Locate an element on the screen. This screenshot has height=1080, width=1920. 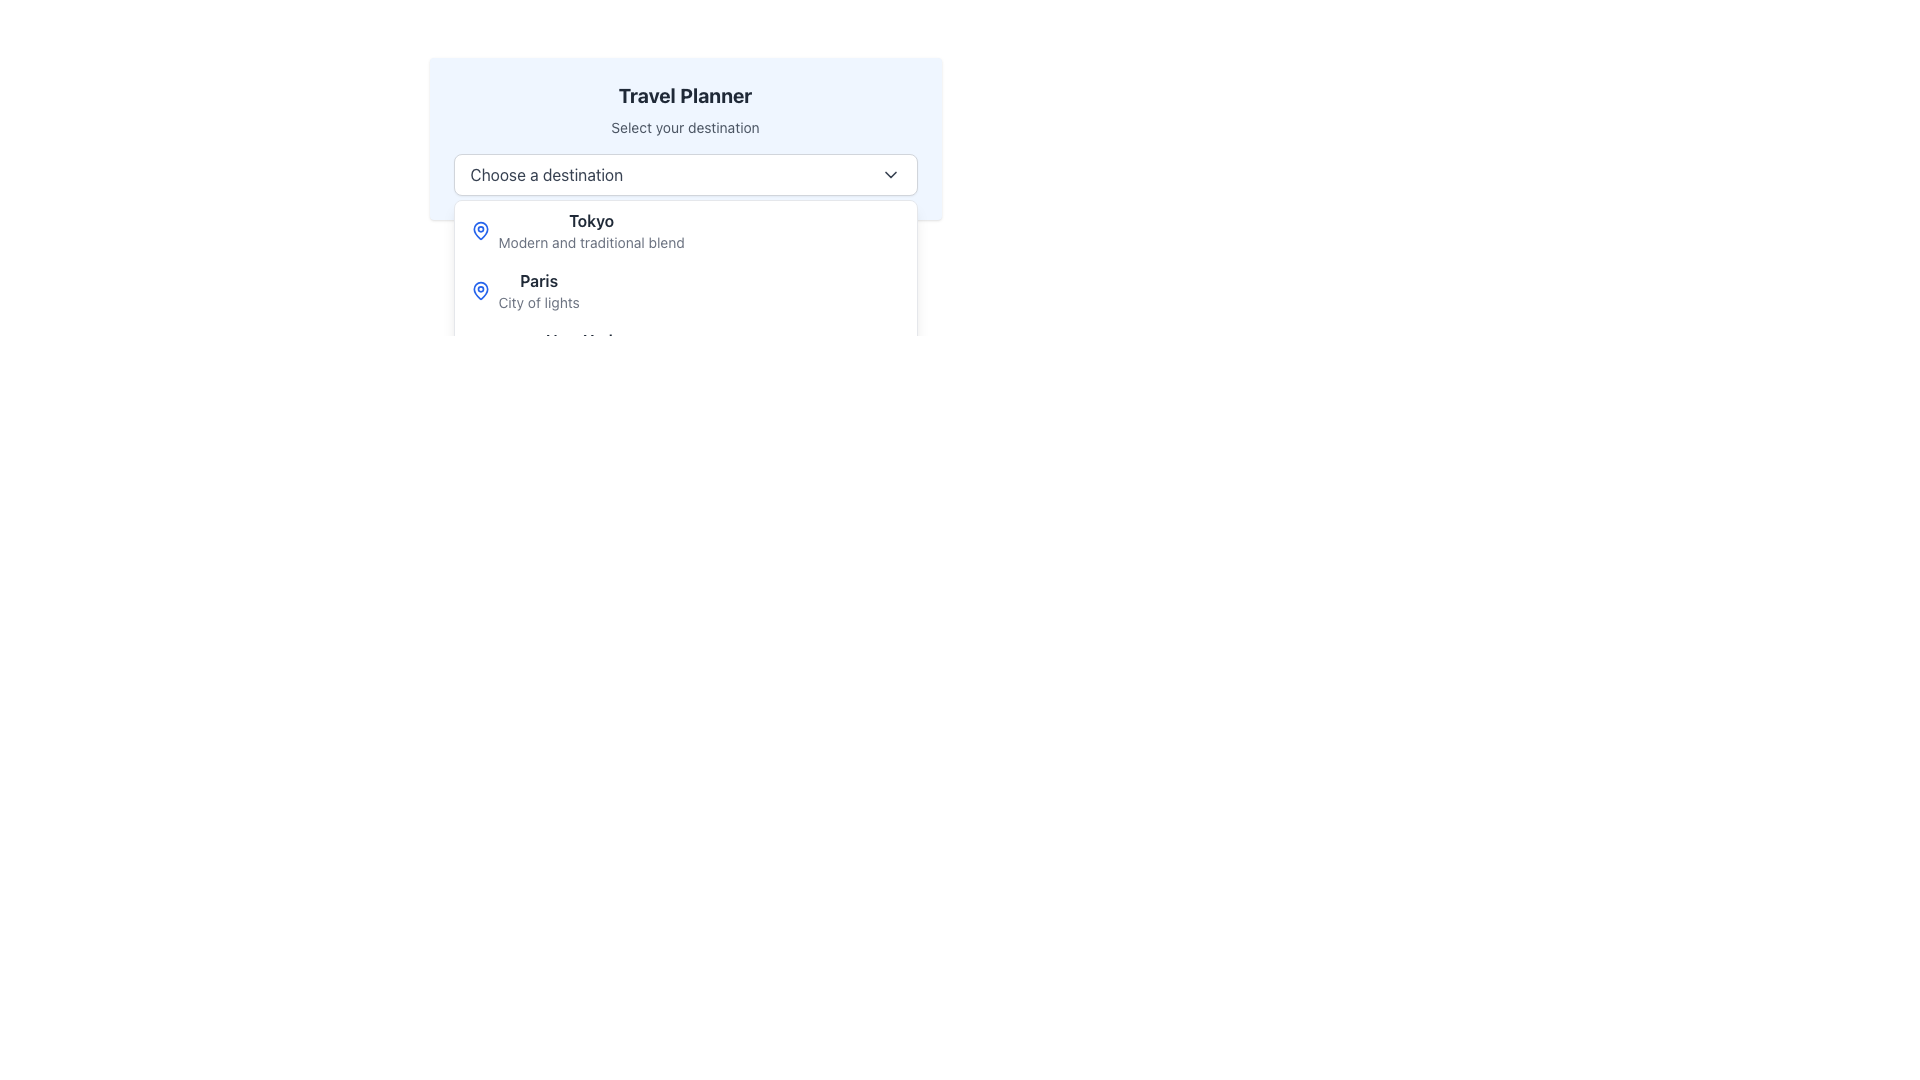
the descriptive text label located directly beneath the 'Tokyo' text within the dropdown menu, which provides additional context about the city is located at coordinates (590, 242).